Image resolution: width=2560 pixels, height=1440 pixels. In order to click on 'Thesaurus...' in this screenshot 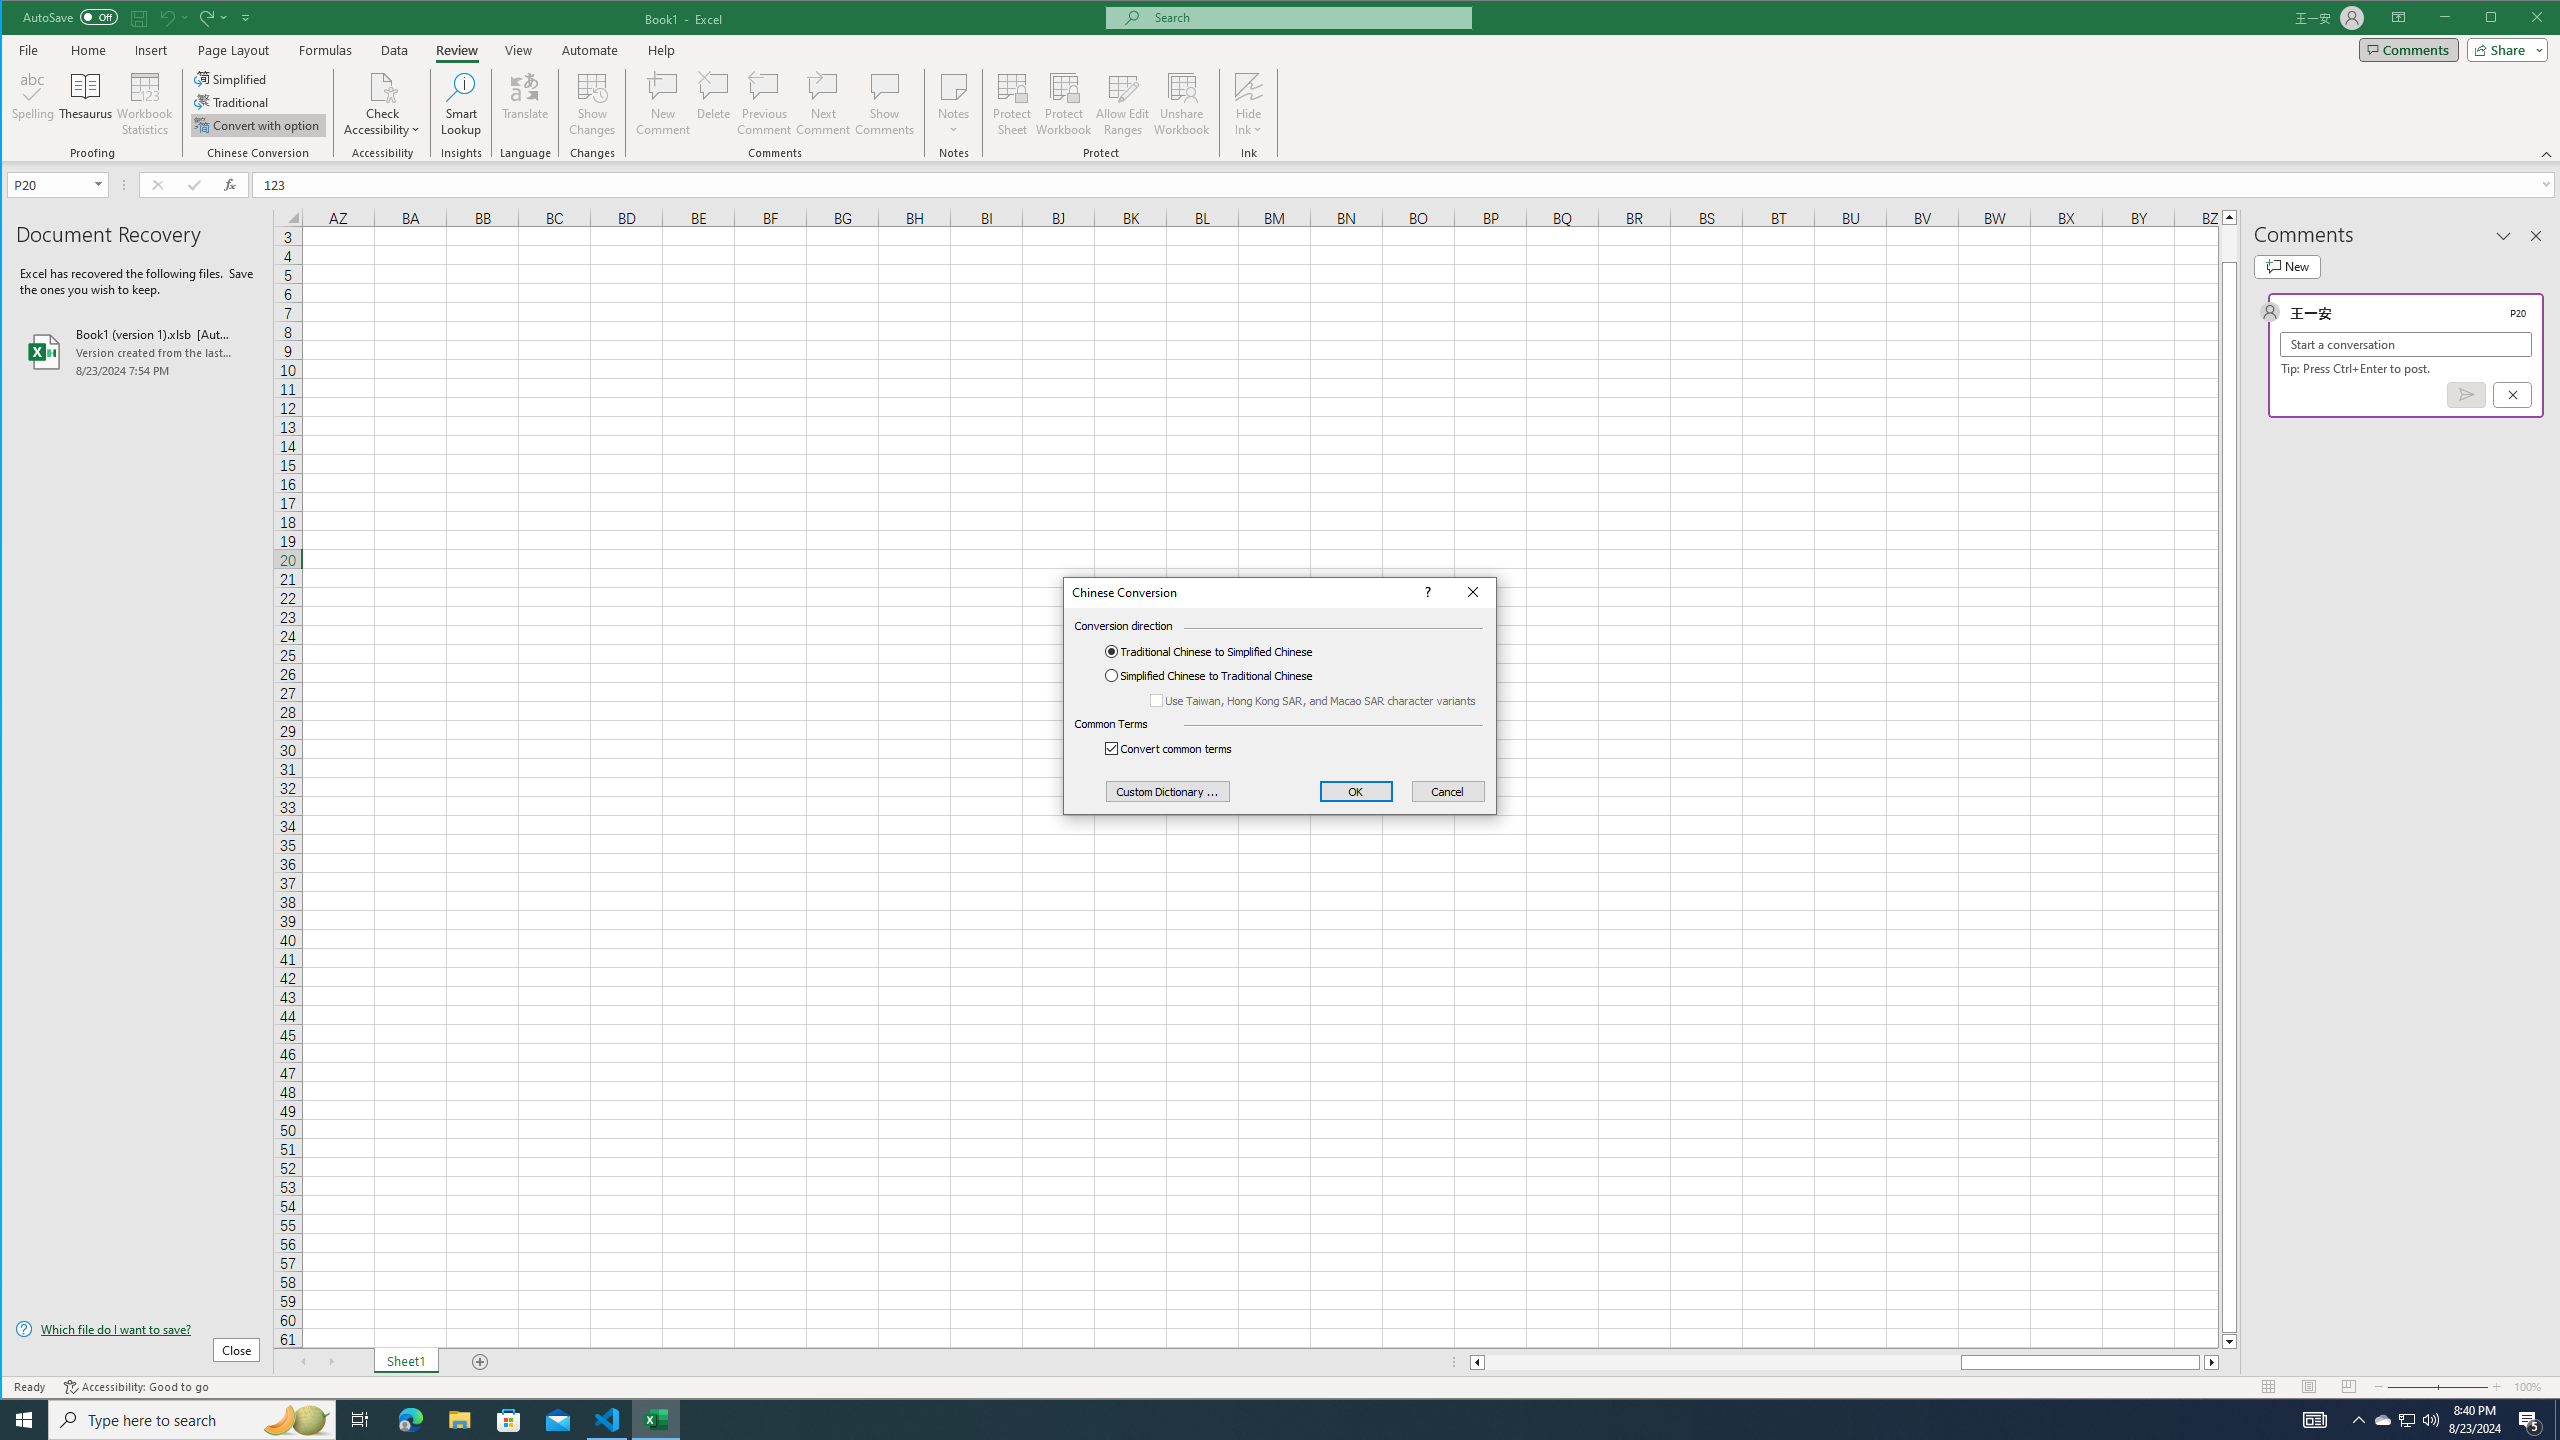, I will do `click(85, 103)`.